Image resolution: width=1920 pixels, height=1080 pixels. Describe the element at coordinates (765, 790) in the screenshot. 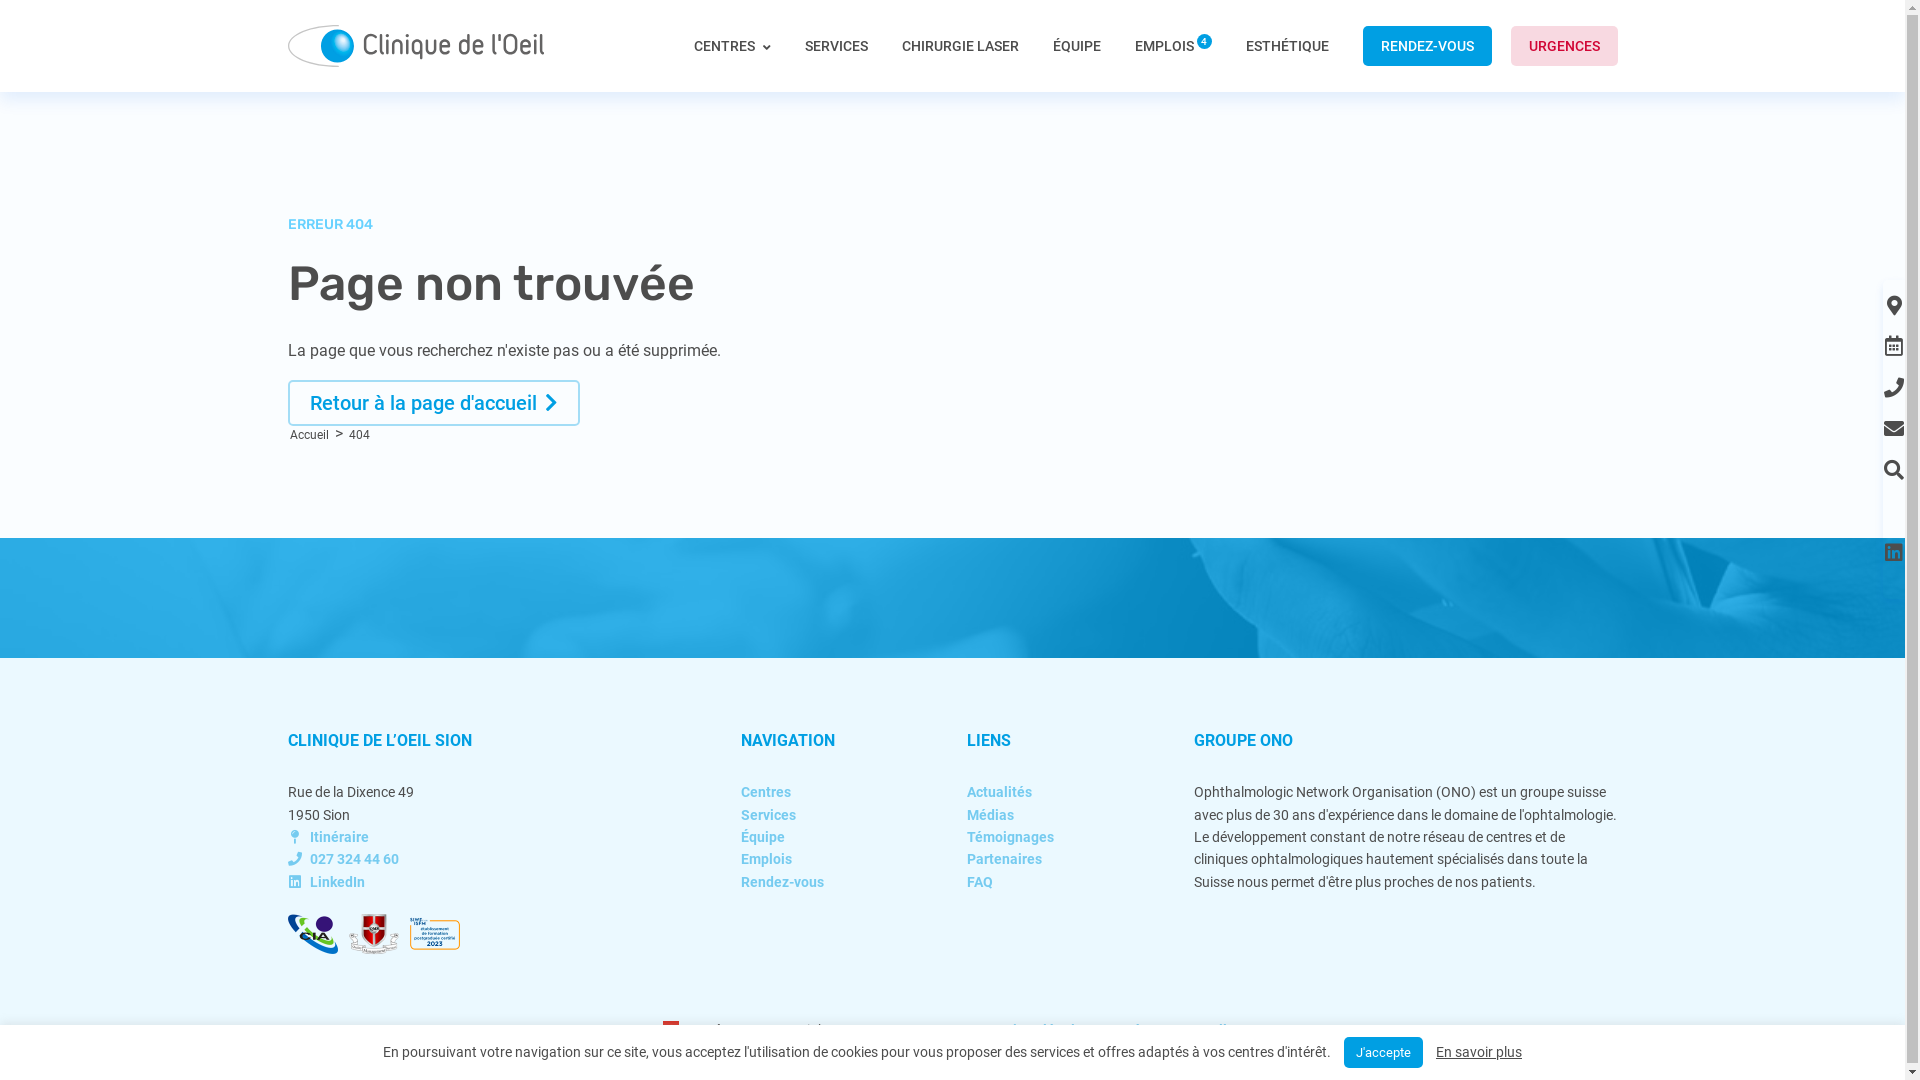

I see `'Centres'` at that location.